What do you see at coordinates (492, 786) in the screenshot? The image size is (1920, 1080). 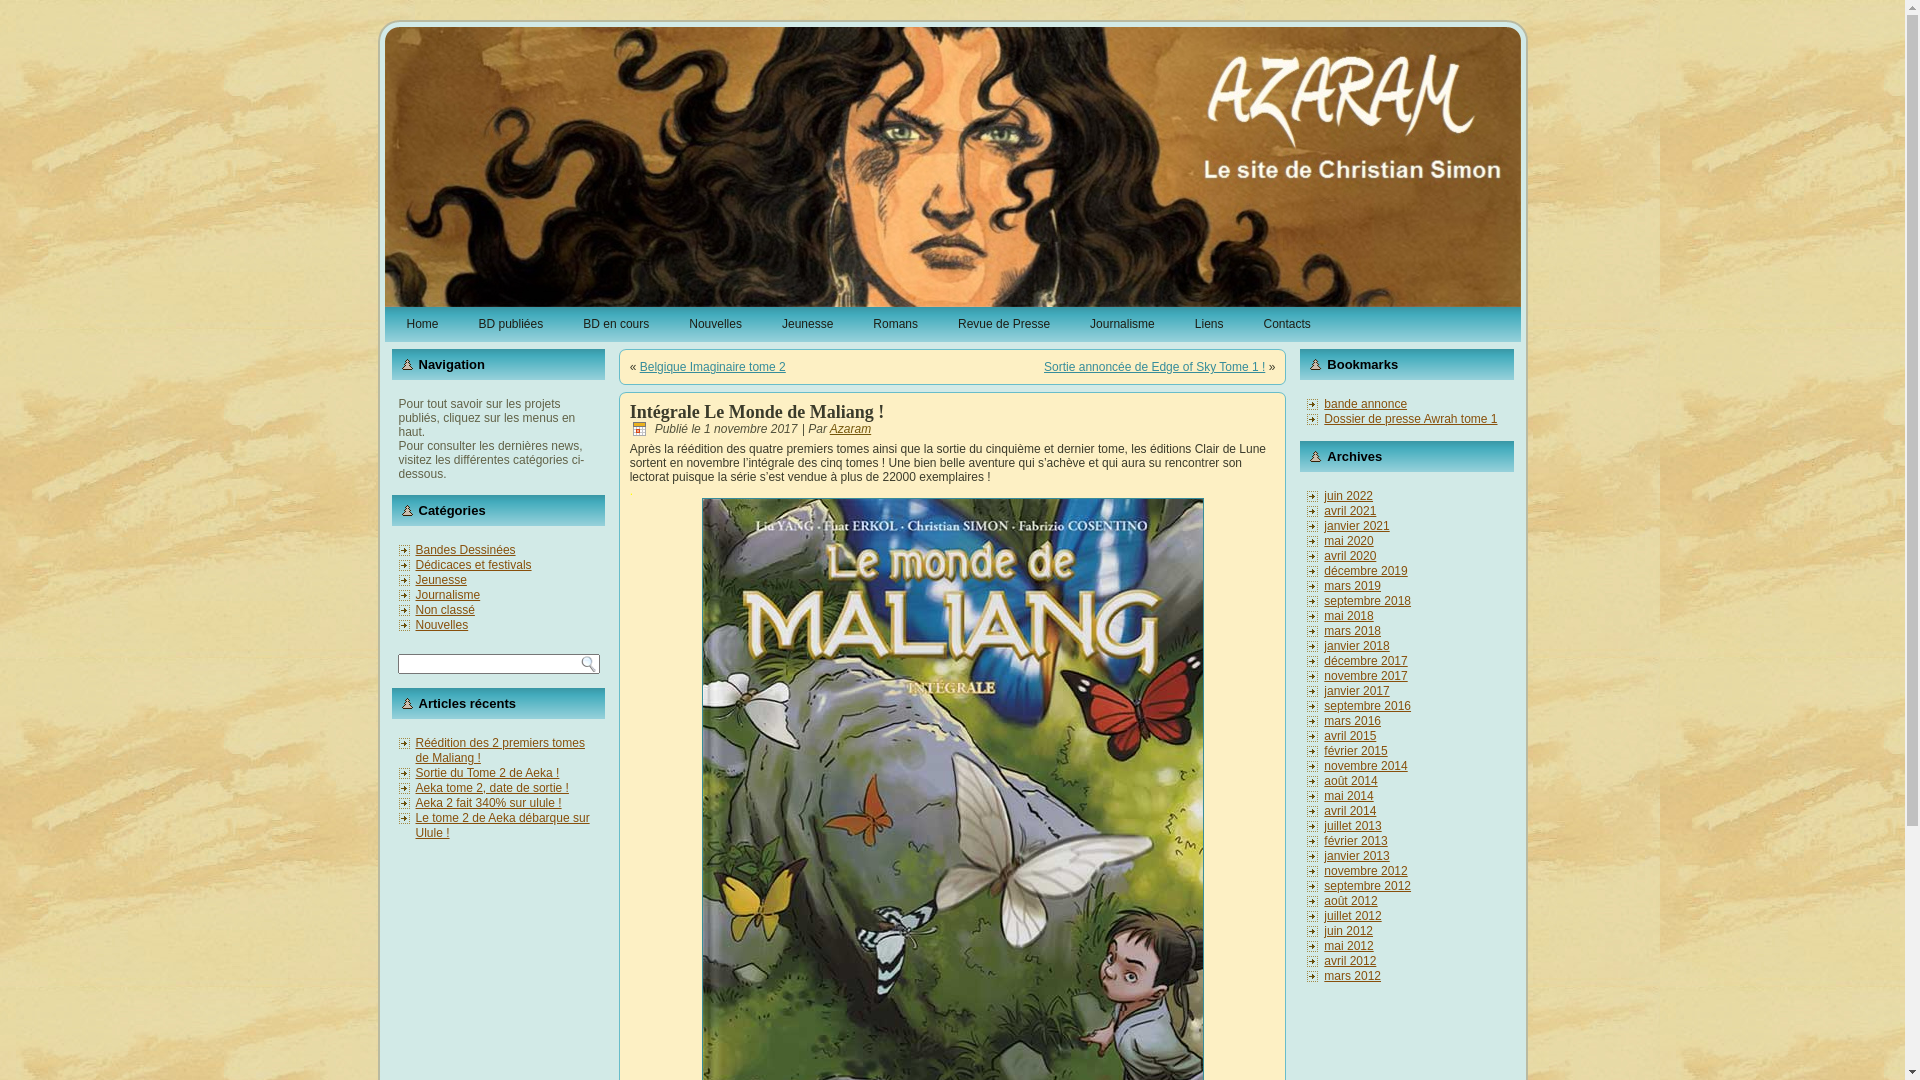 I see `'Aeka tome 2, date de sortie !'` at bounding box center [492, 786].